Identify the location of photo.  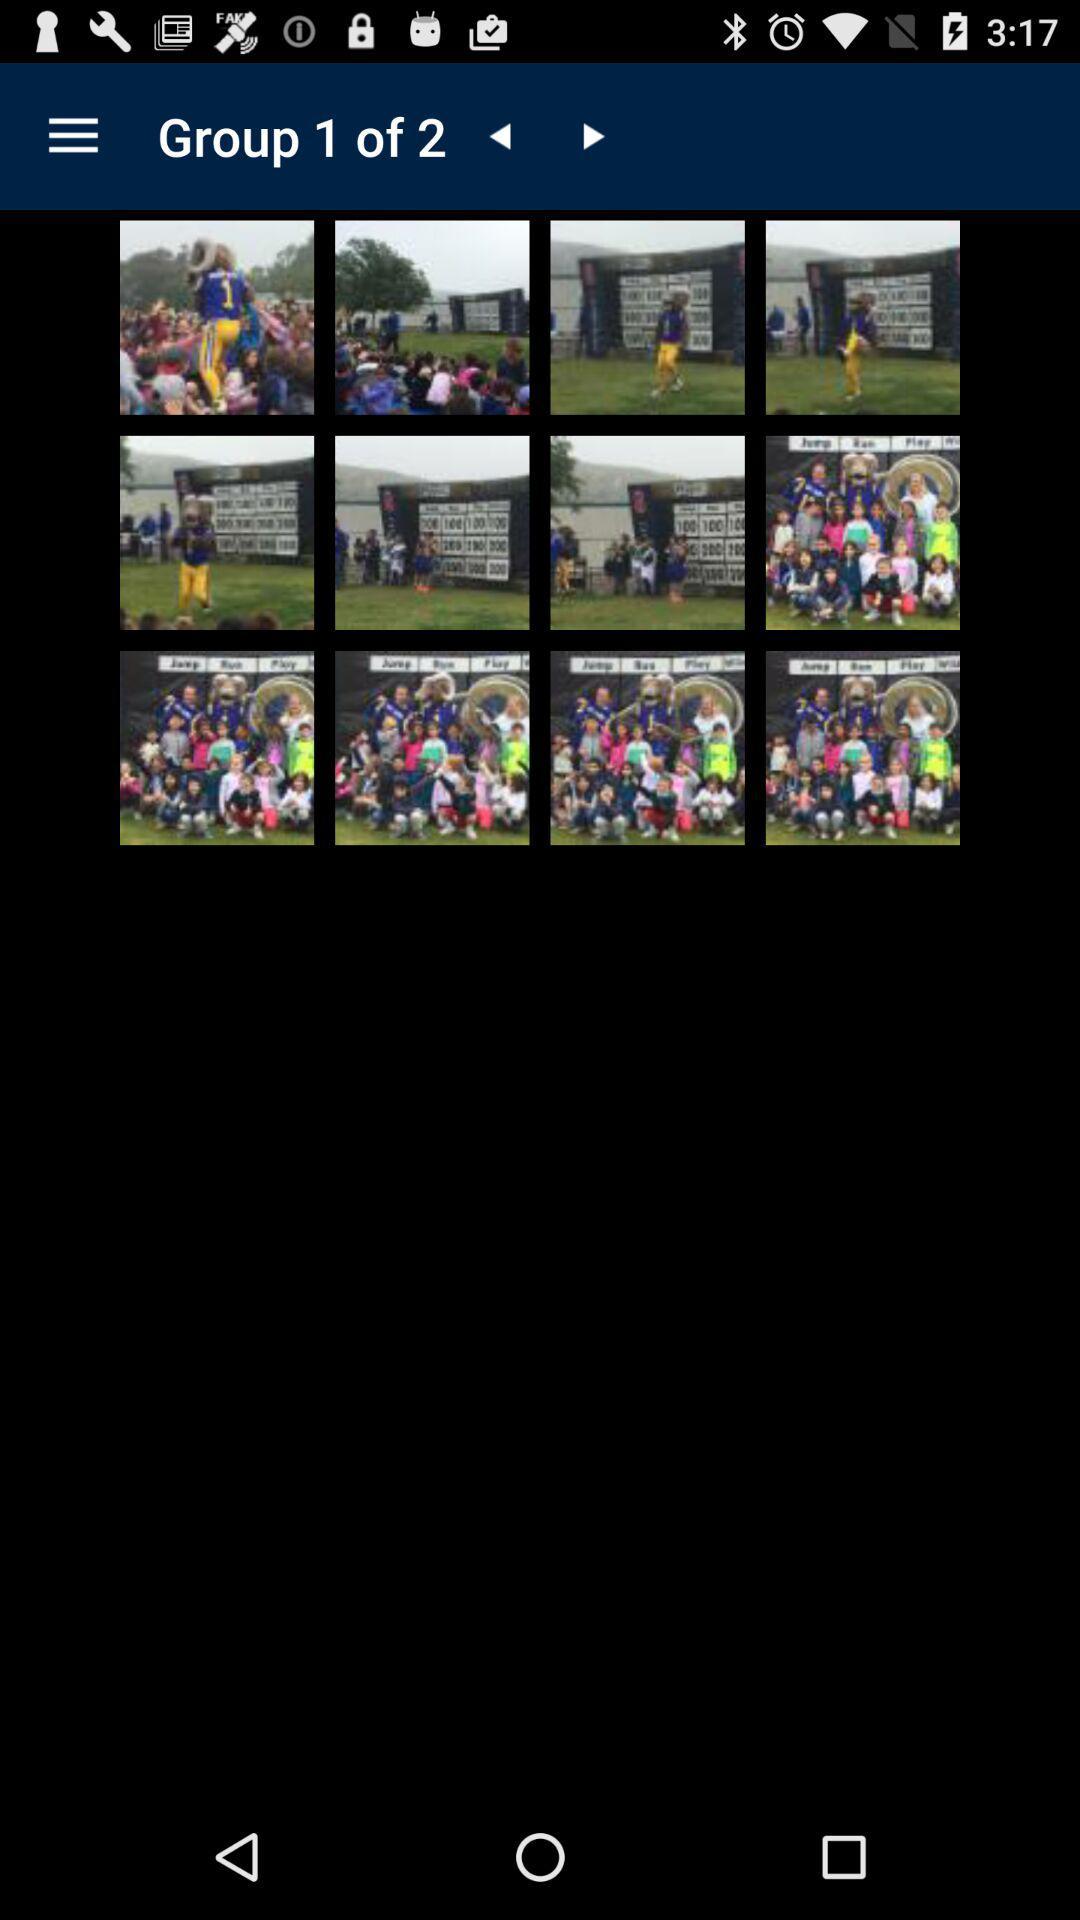
(431, 532).